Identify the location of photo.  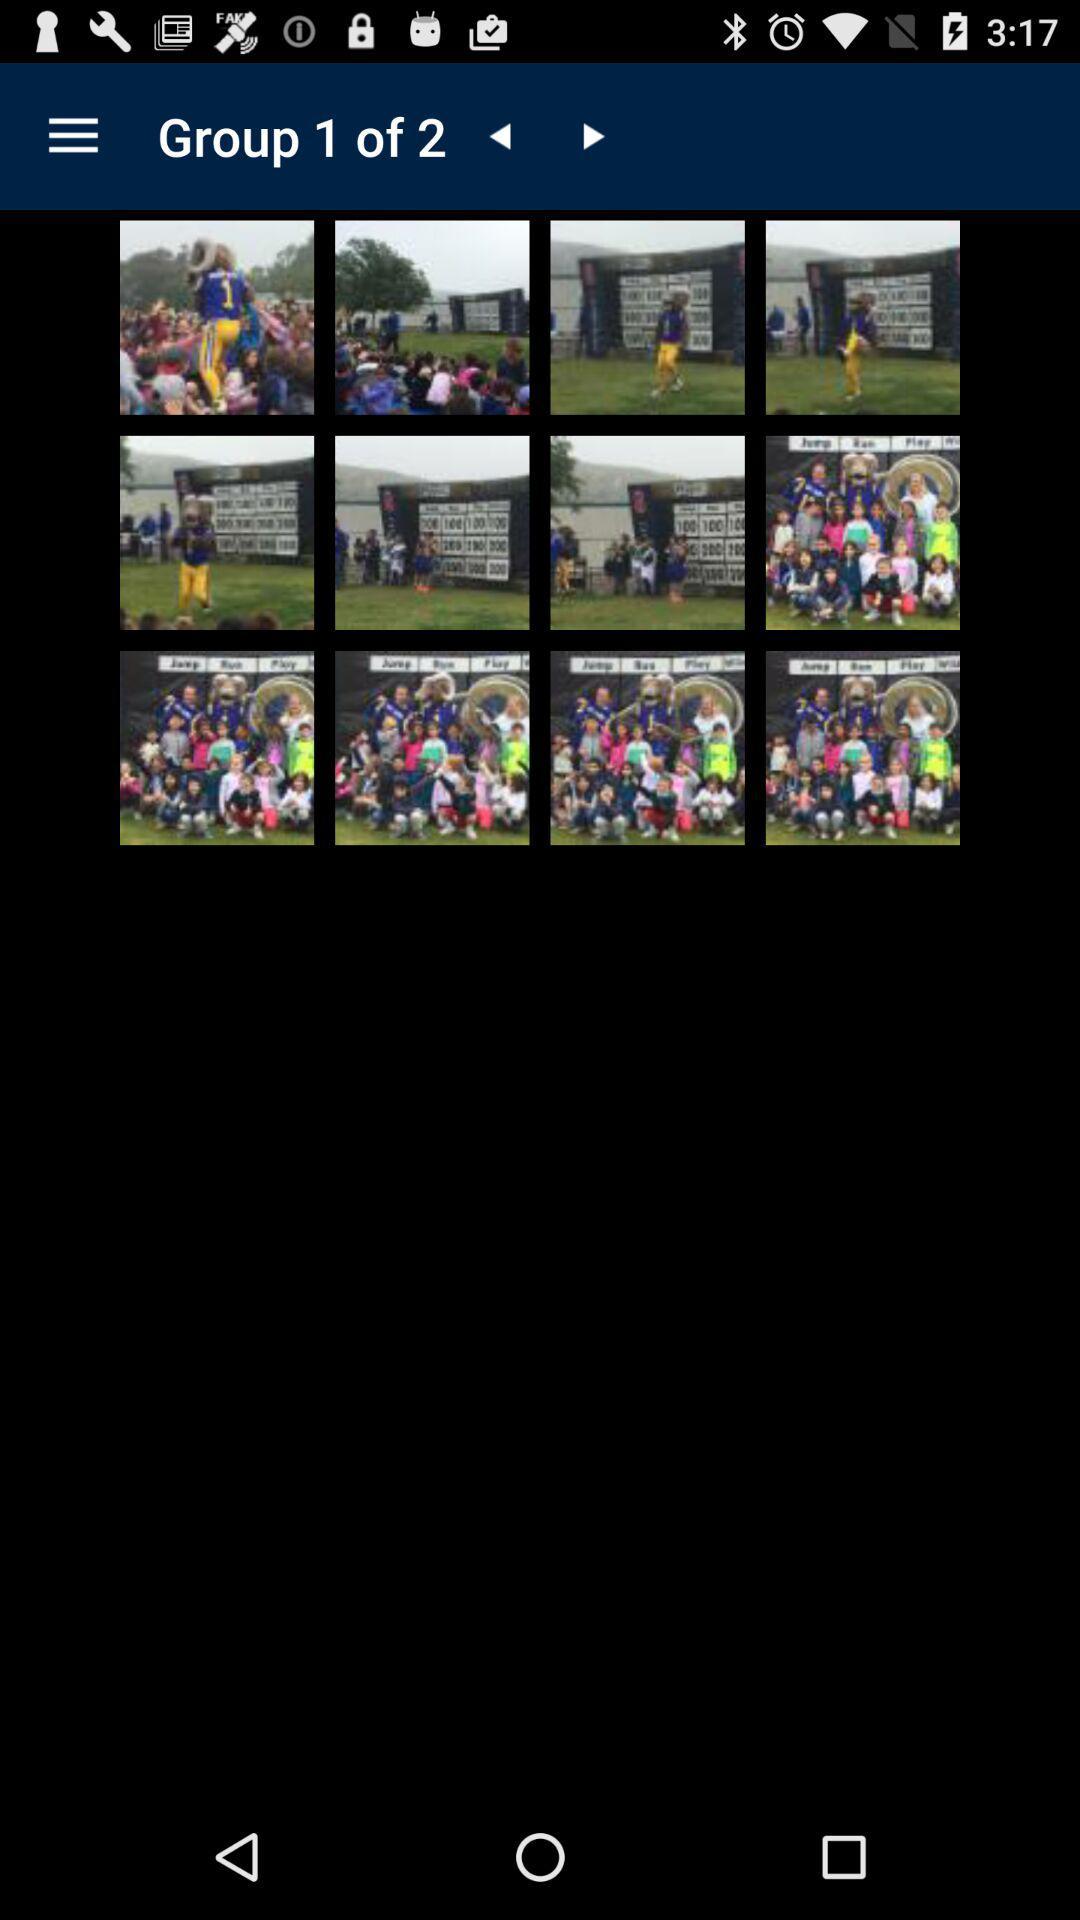
(431, 532).